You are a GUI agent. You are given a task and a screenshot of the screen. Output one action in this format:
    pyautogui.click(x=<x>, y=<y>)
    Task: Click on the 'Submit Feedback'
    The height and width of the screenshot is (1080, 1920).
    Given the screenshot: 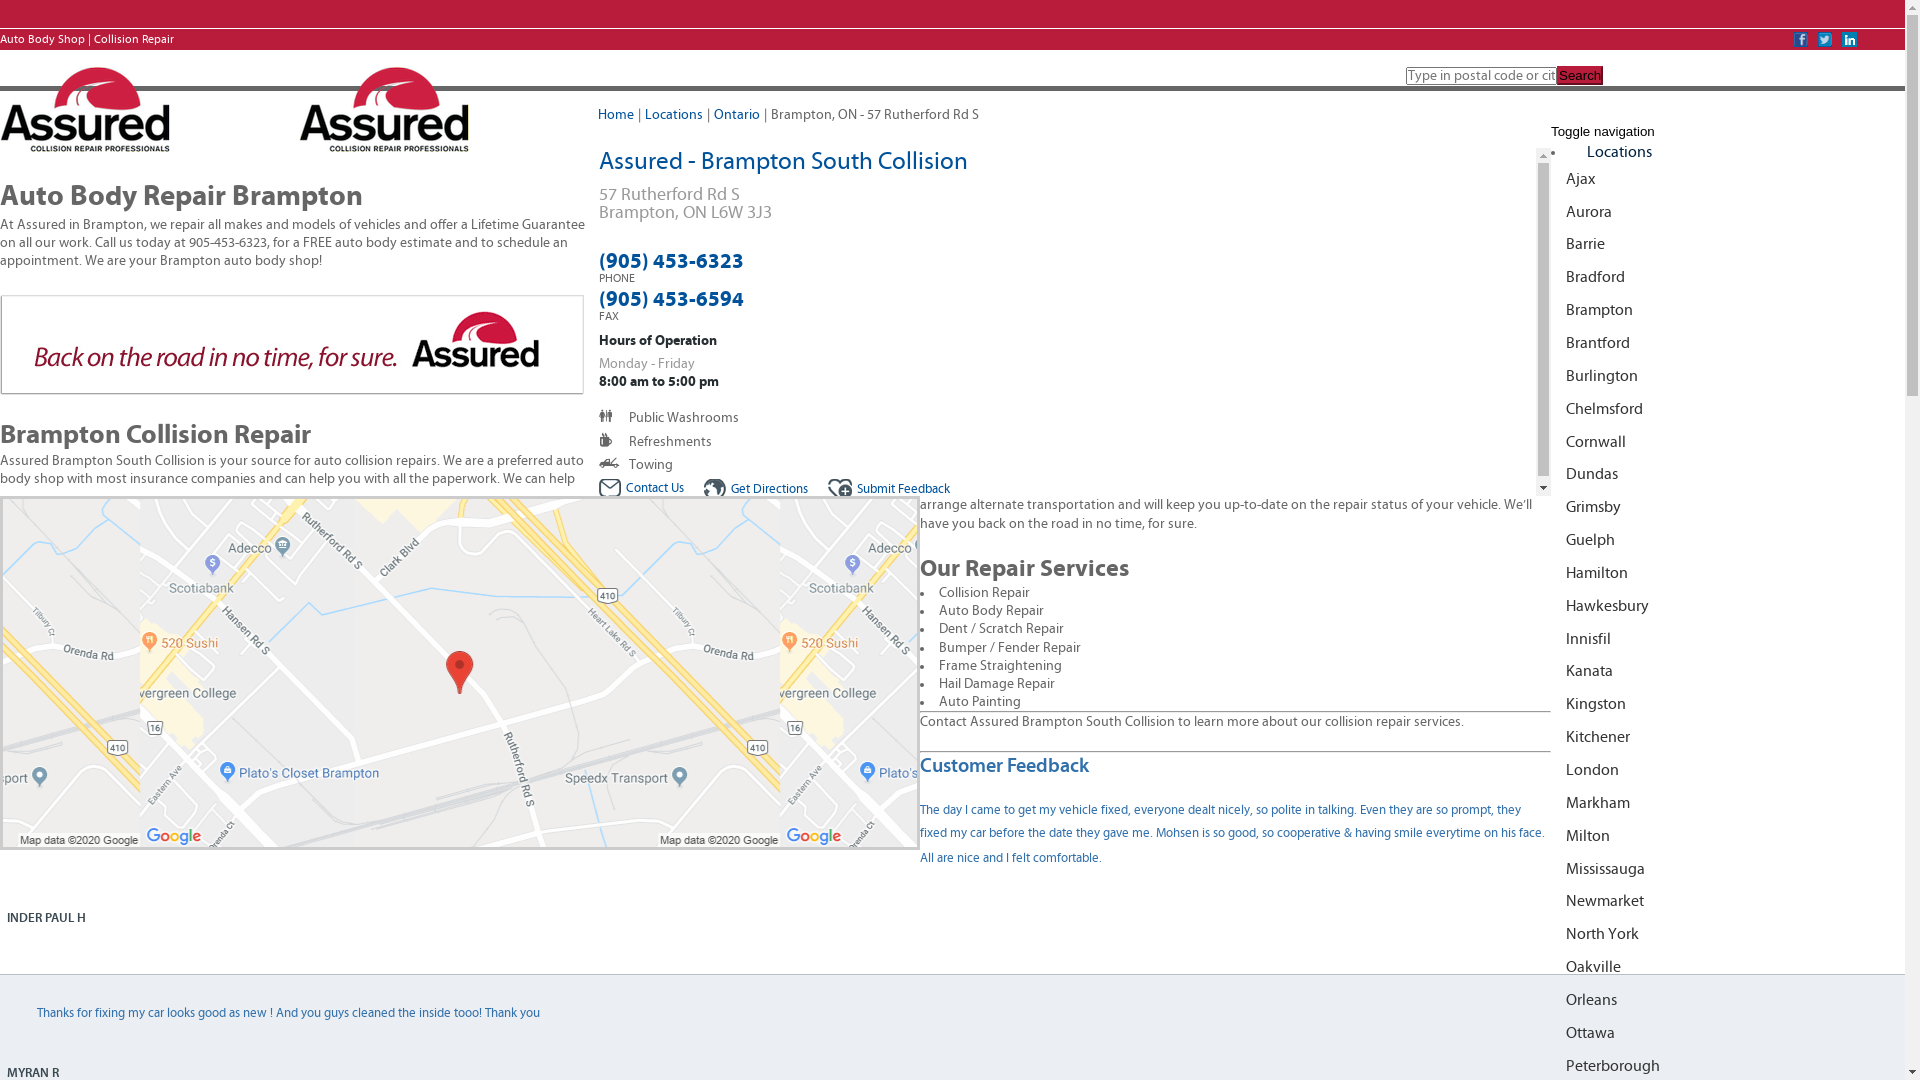 What is the action you would take?
    pyautogui.click(x=887, y=489)
    